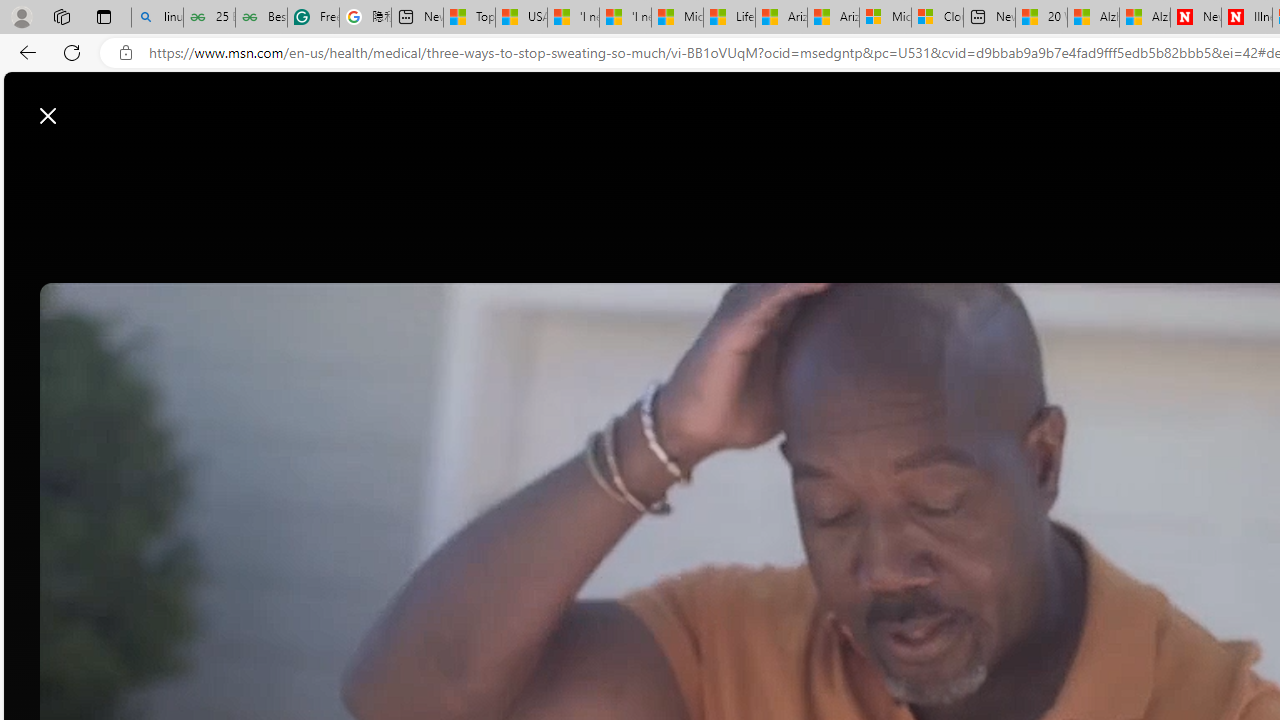  Describe the element at coordinates (260, 17) in the screenshot. I see `'Best SSL Certificates Provider in India - GeeksforGeeks'` at that location.